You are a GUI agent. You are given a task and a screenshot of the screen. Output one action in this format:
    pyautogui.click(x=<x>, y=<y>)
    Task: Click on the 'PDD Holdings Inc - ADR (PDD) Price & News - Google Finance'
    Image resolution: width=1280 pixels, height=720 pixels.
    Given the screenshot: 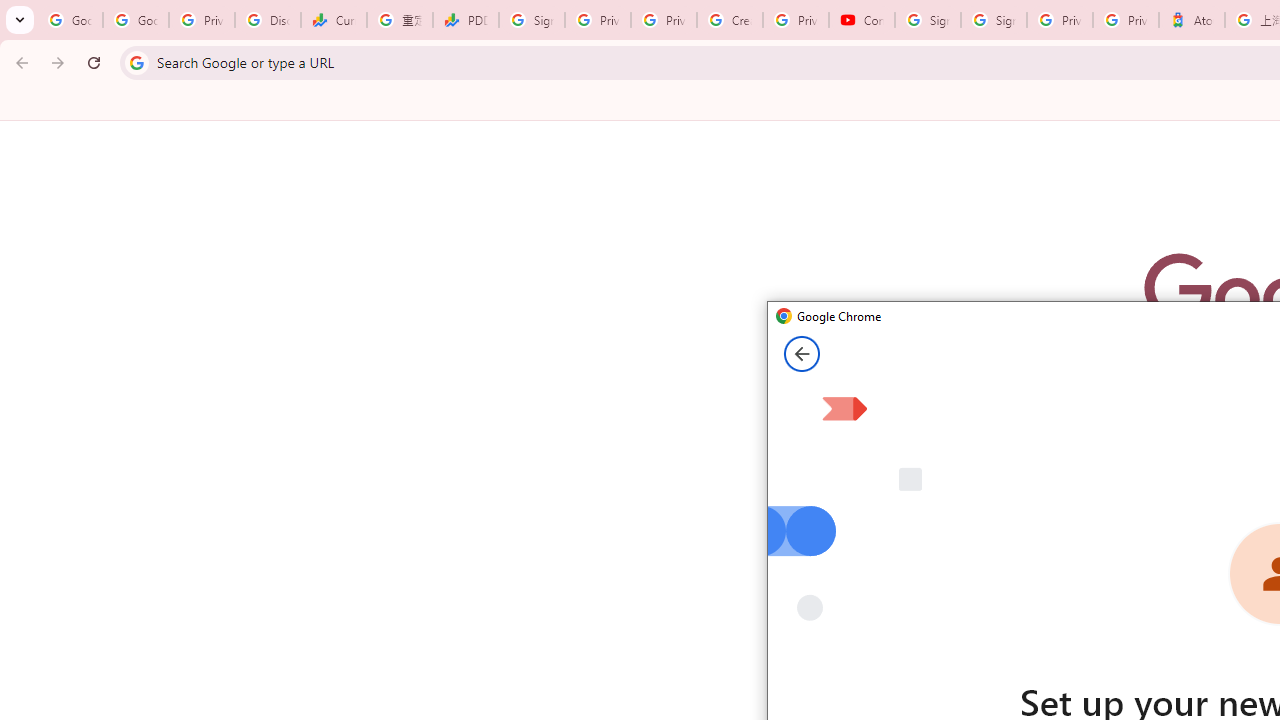 What is the action you would take?
    pyautogui.click(x=464, y=20)
    